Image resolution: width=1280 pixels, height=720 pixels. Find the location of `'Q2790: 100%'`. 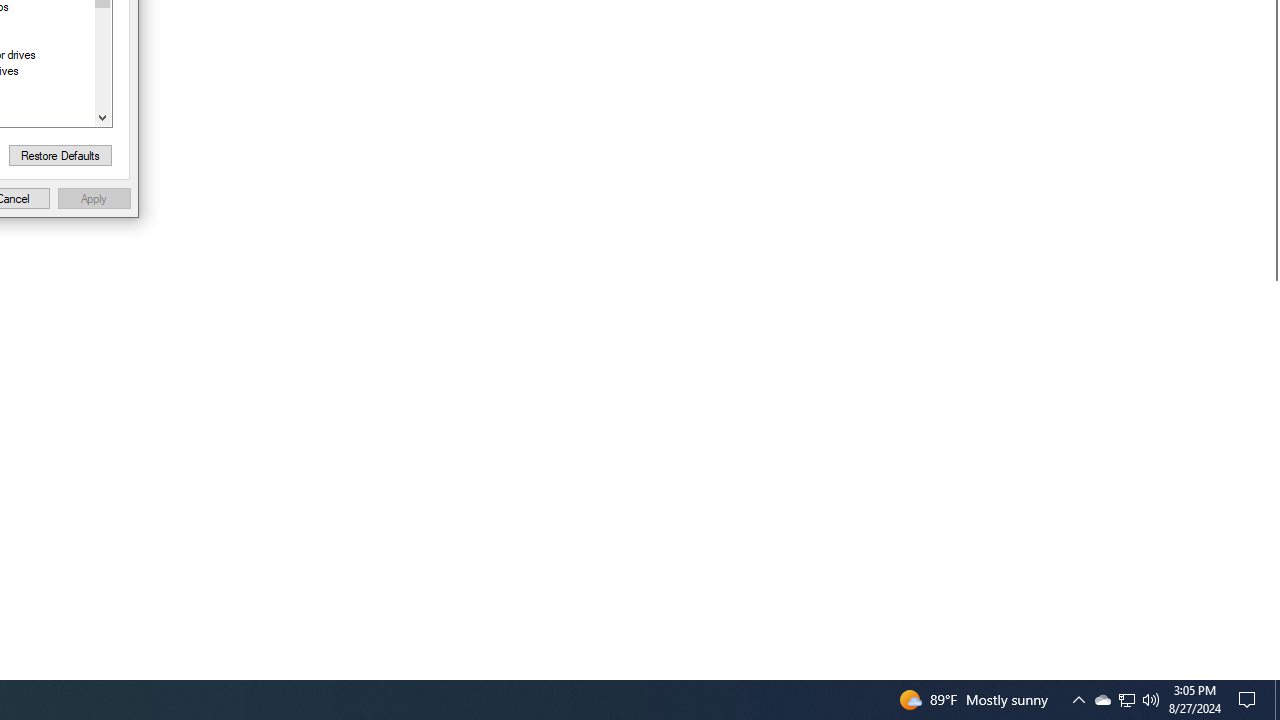

'Q2790: 100%' is located at coordinates (1151, 698).